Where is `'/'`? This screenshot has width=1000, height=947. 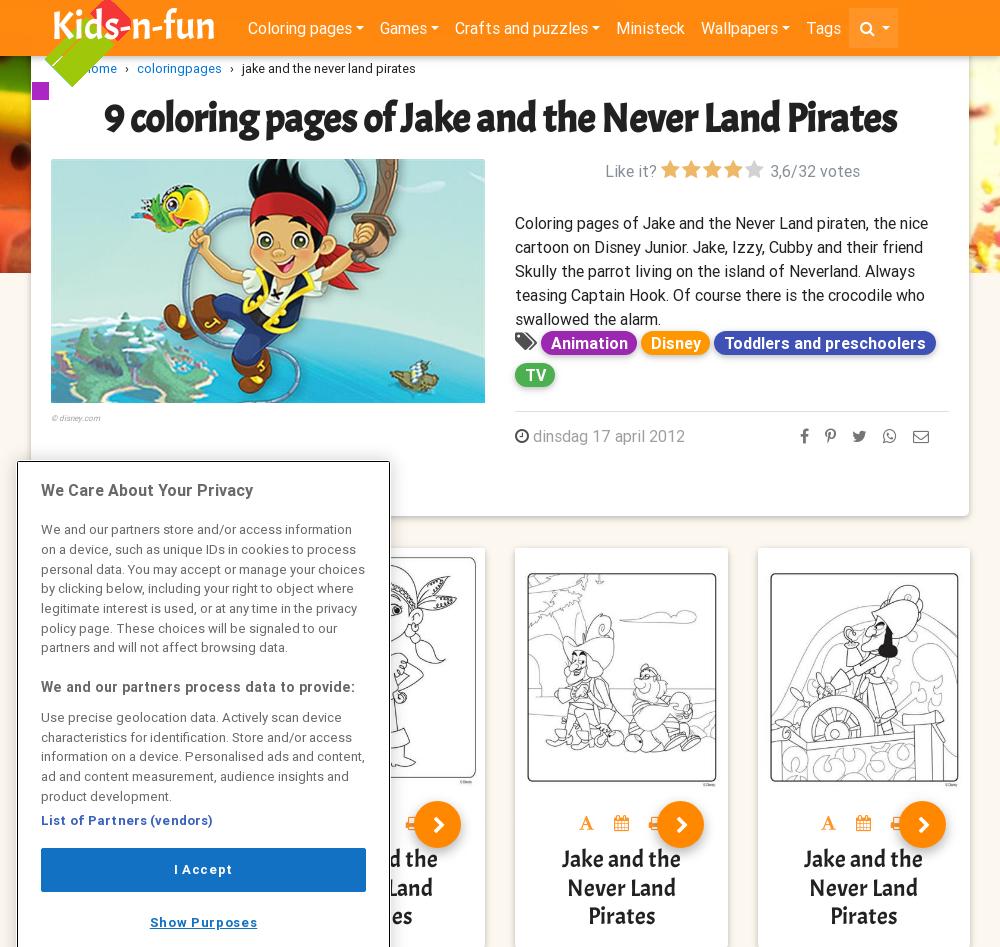
'/' is located at coordinates (793, 168).